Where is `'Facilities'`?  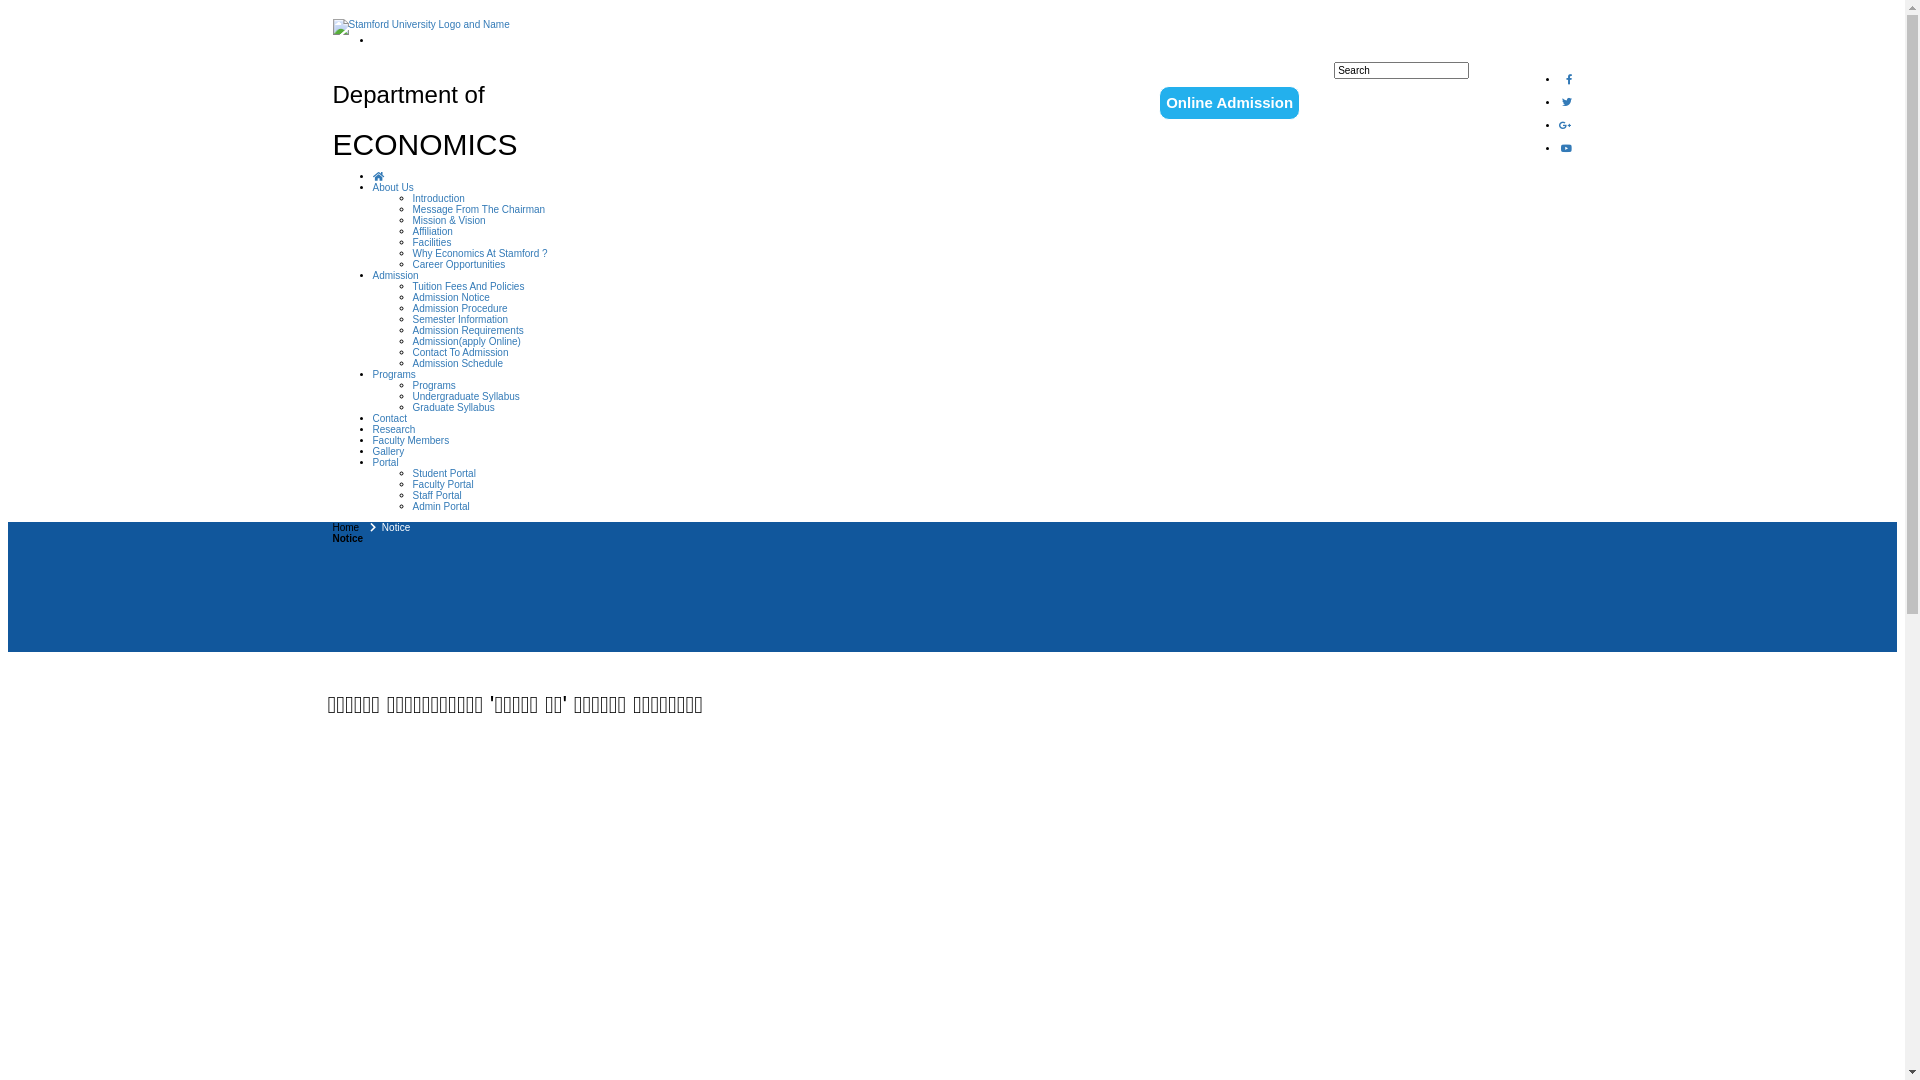 'Facilities' is located at coordinates (430, 241).